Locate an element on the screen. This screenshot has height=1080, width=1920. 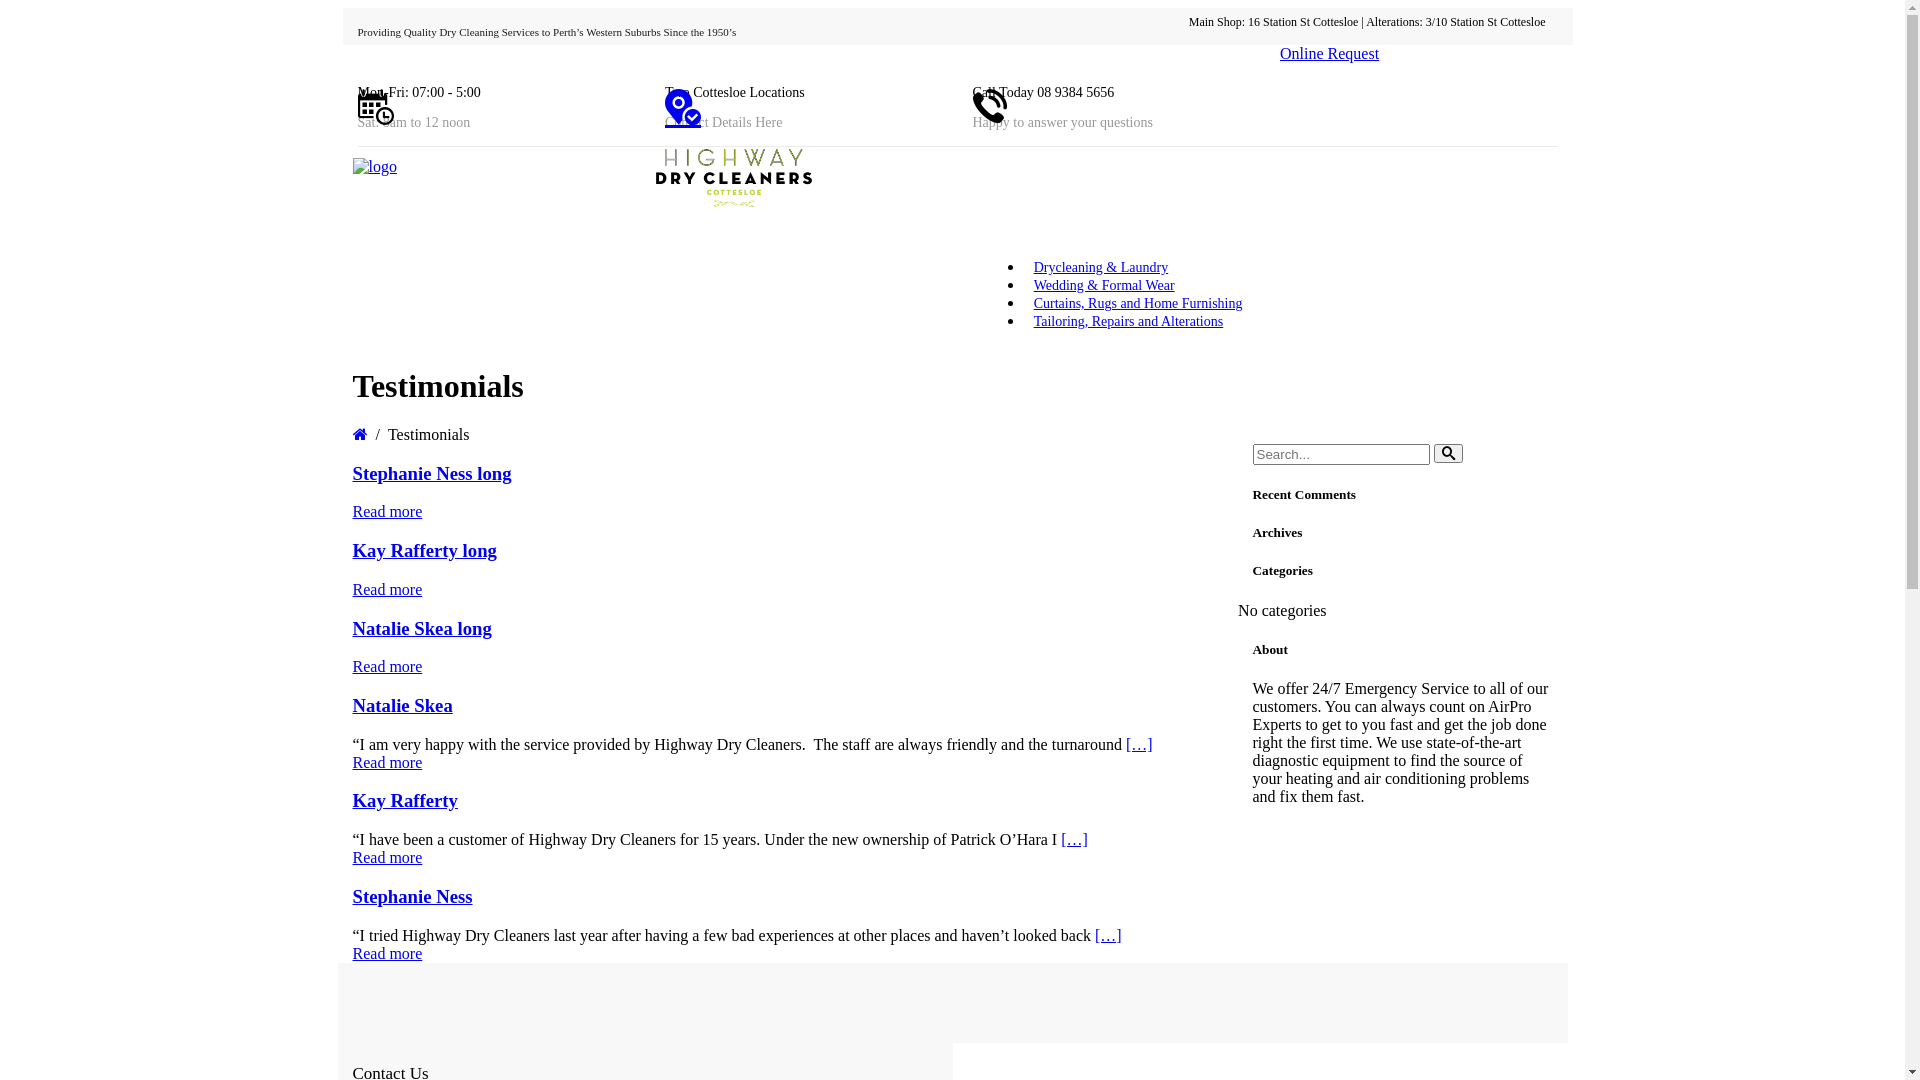
'Contact Details Here' is located at coordinates (722, 122).